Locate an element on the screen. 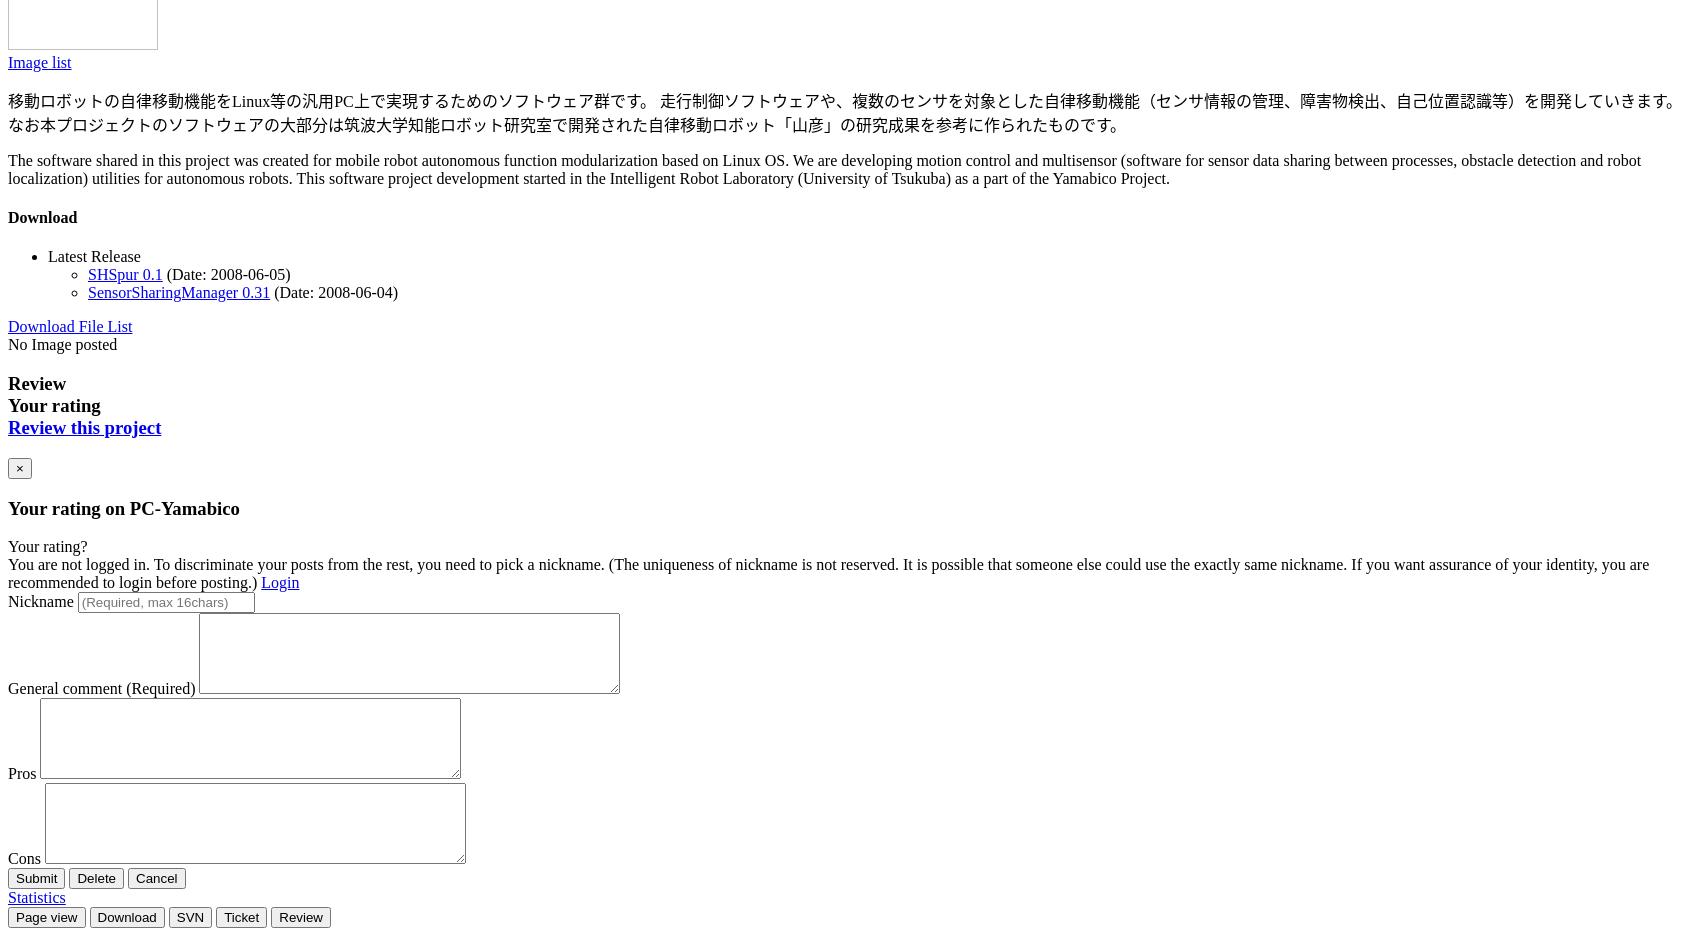  'Nickname' is located at coordinates (7, 601).